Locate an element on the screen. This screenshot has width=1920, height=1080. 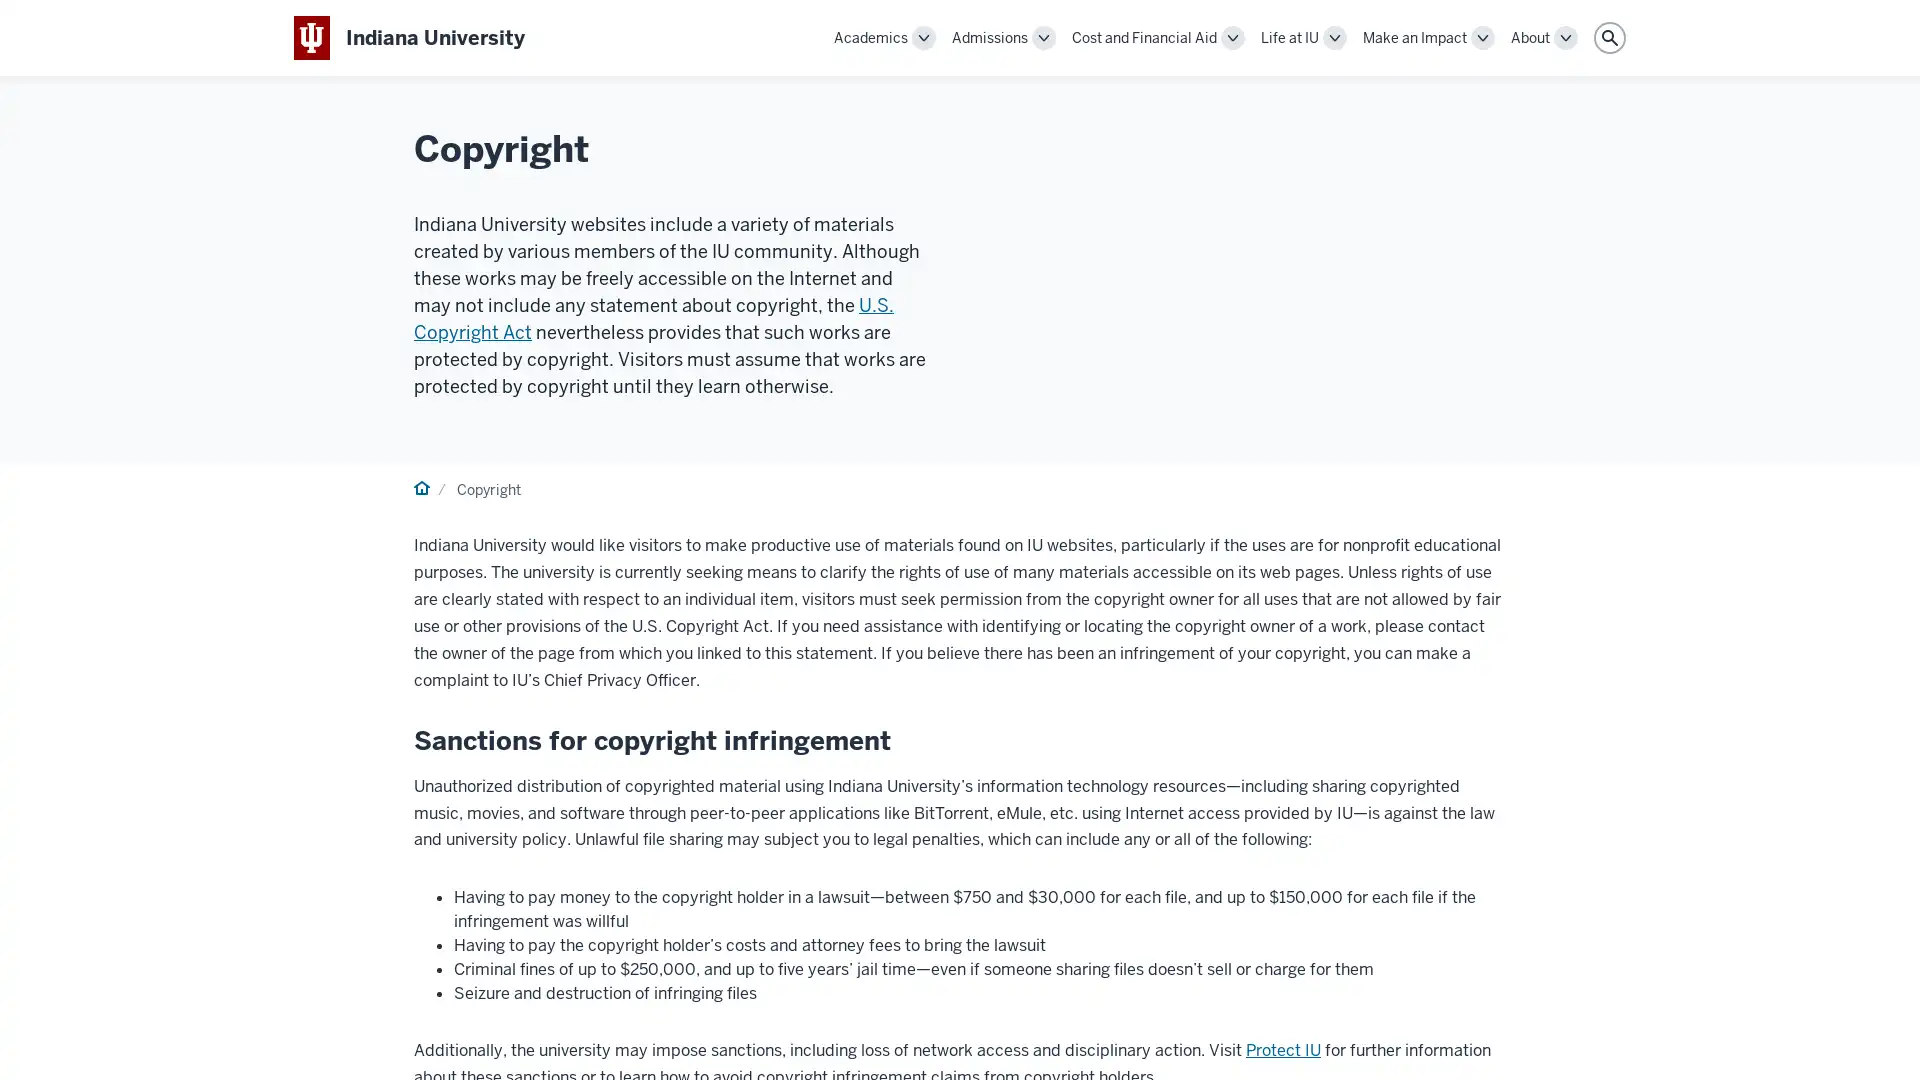
Toggle About navigation is located at coordinates (1564, 38).